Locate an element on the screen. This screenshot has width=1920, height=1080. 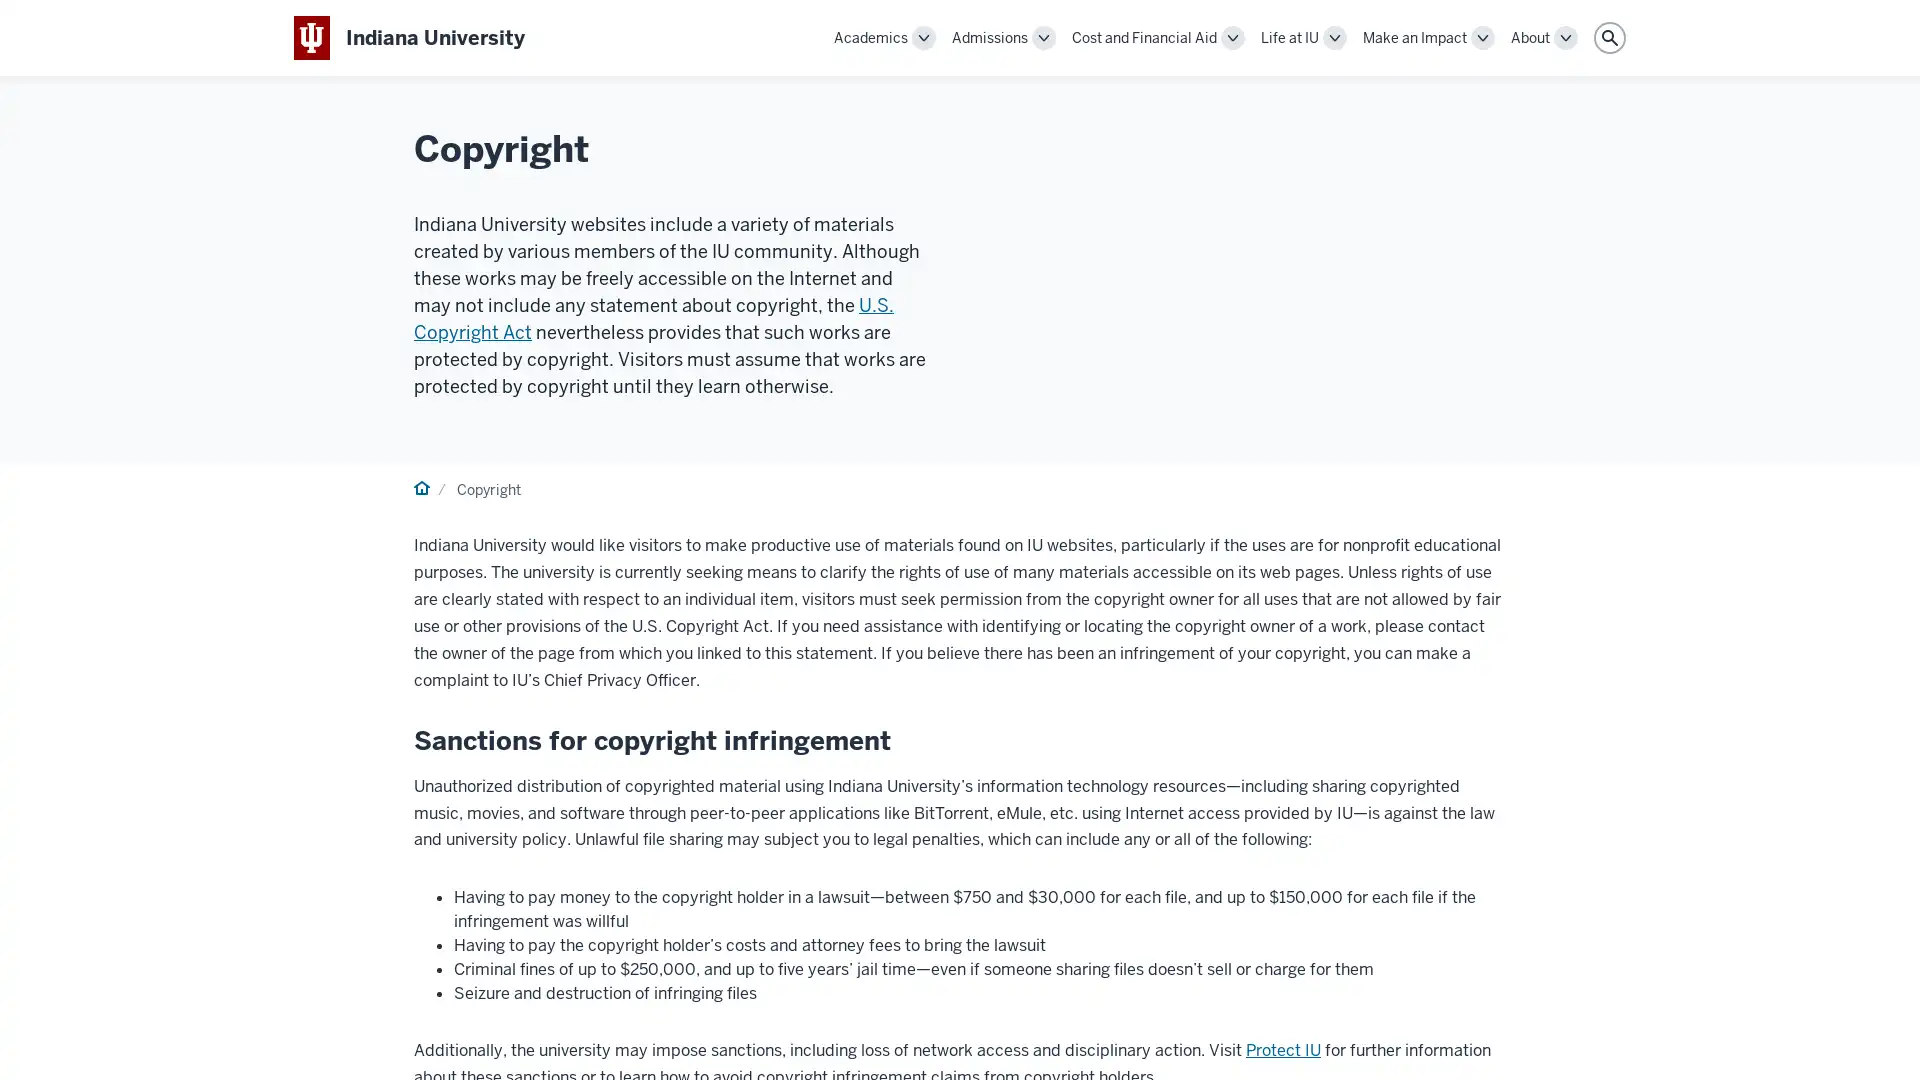
Toggle About navigation is located at coordinates (1564, 38).